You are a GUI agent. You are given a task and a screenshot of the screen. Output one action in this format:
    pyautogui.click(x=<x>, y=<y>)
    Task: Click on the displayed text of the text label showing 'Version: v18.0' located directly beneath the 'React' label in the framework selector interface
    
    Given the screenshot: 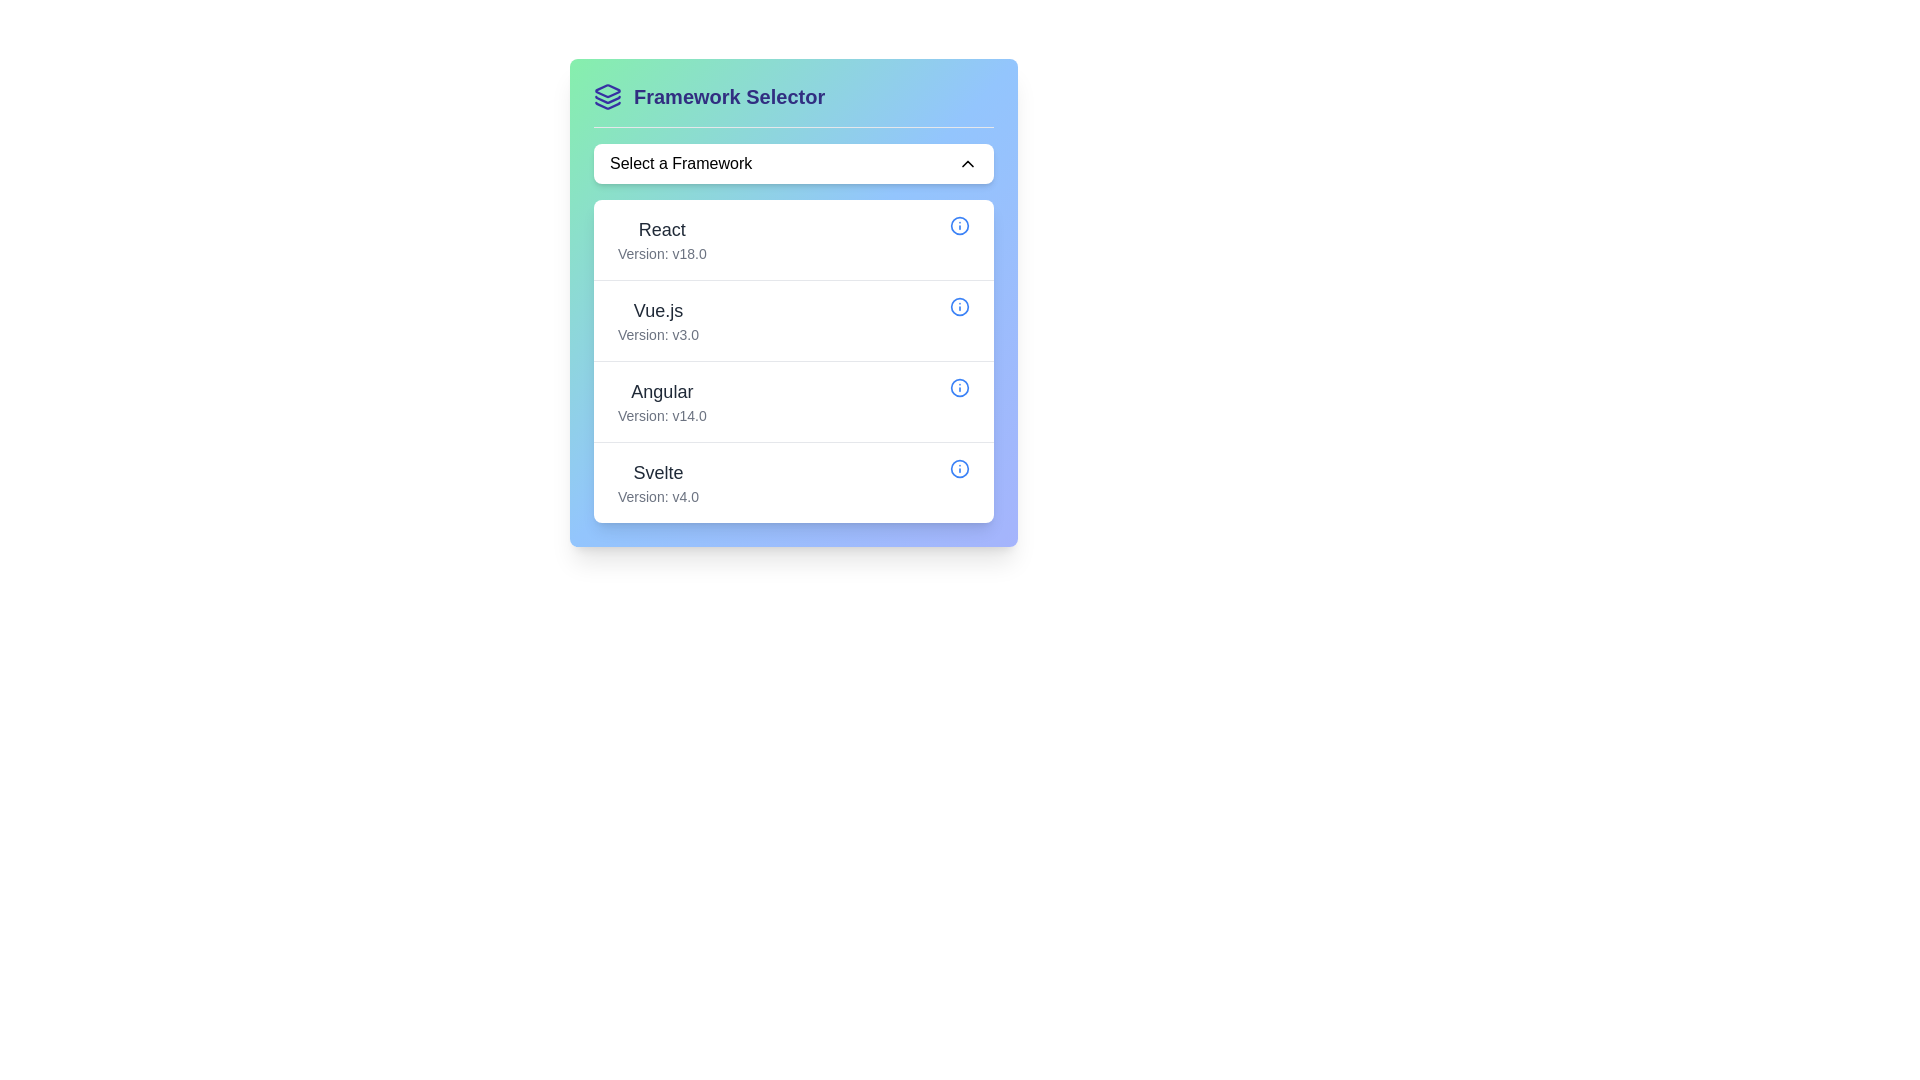 What is the action you would take?
    pyautogui.click(x=662, y=253)
    